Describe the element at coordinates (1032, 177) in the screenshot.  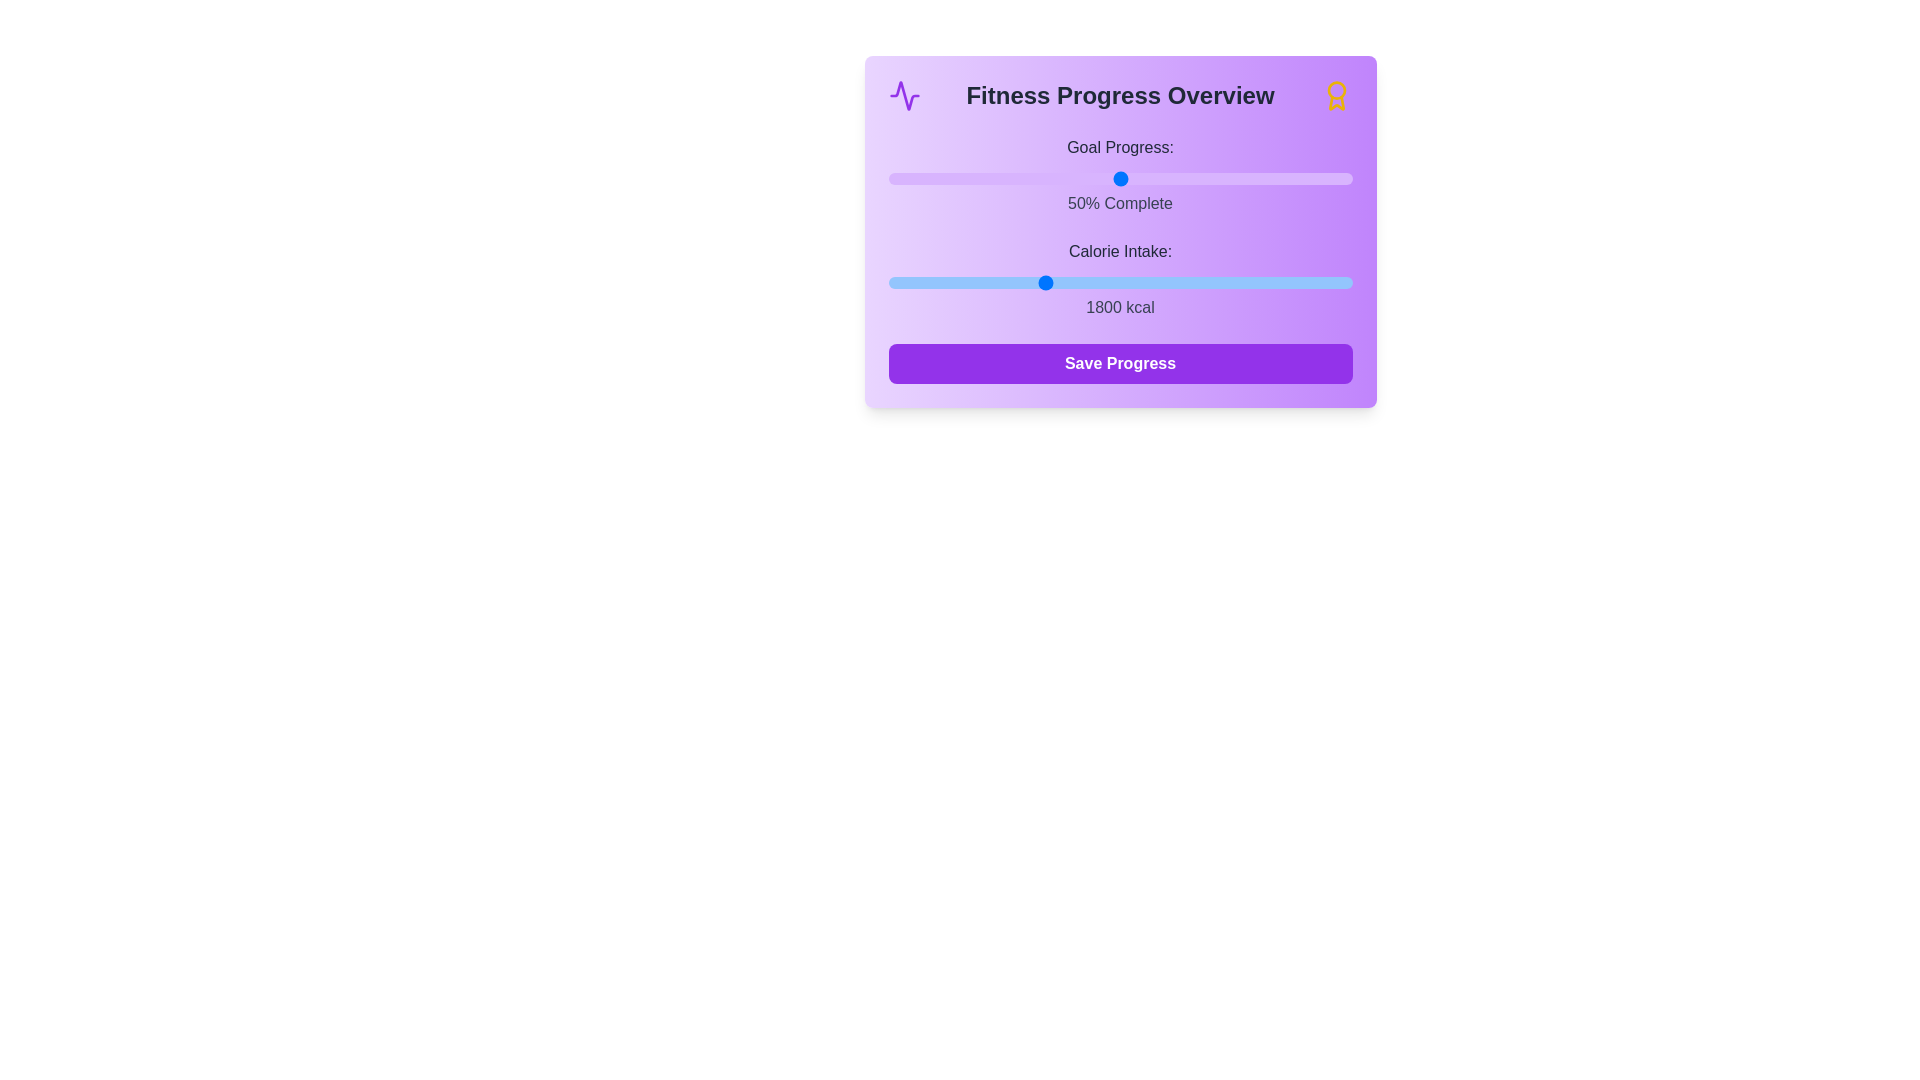
I see `progress` at that location.